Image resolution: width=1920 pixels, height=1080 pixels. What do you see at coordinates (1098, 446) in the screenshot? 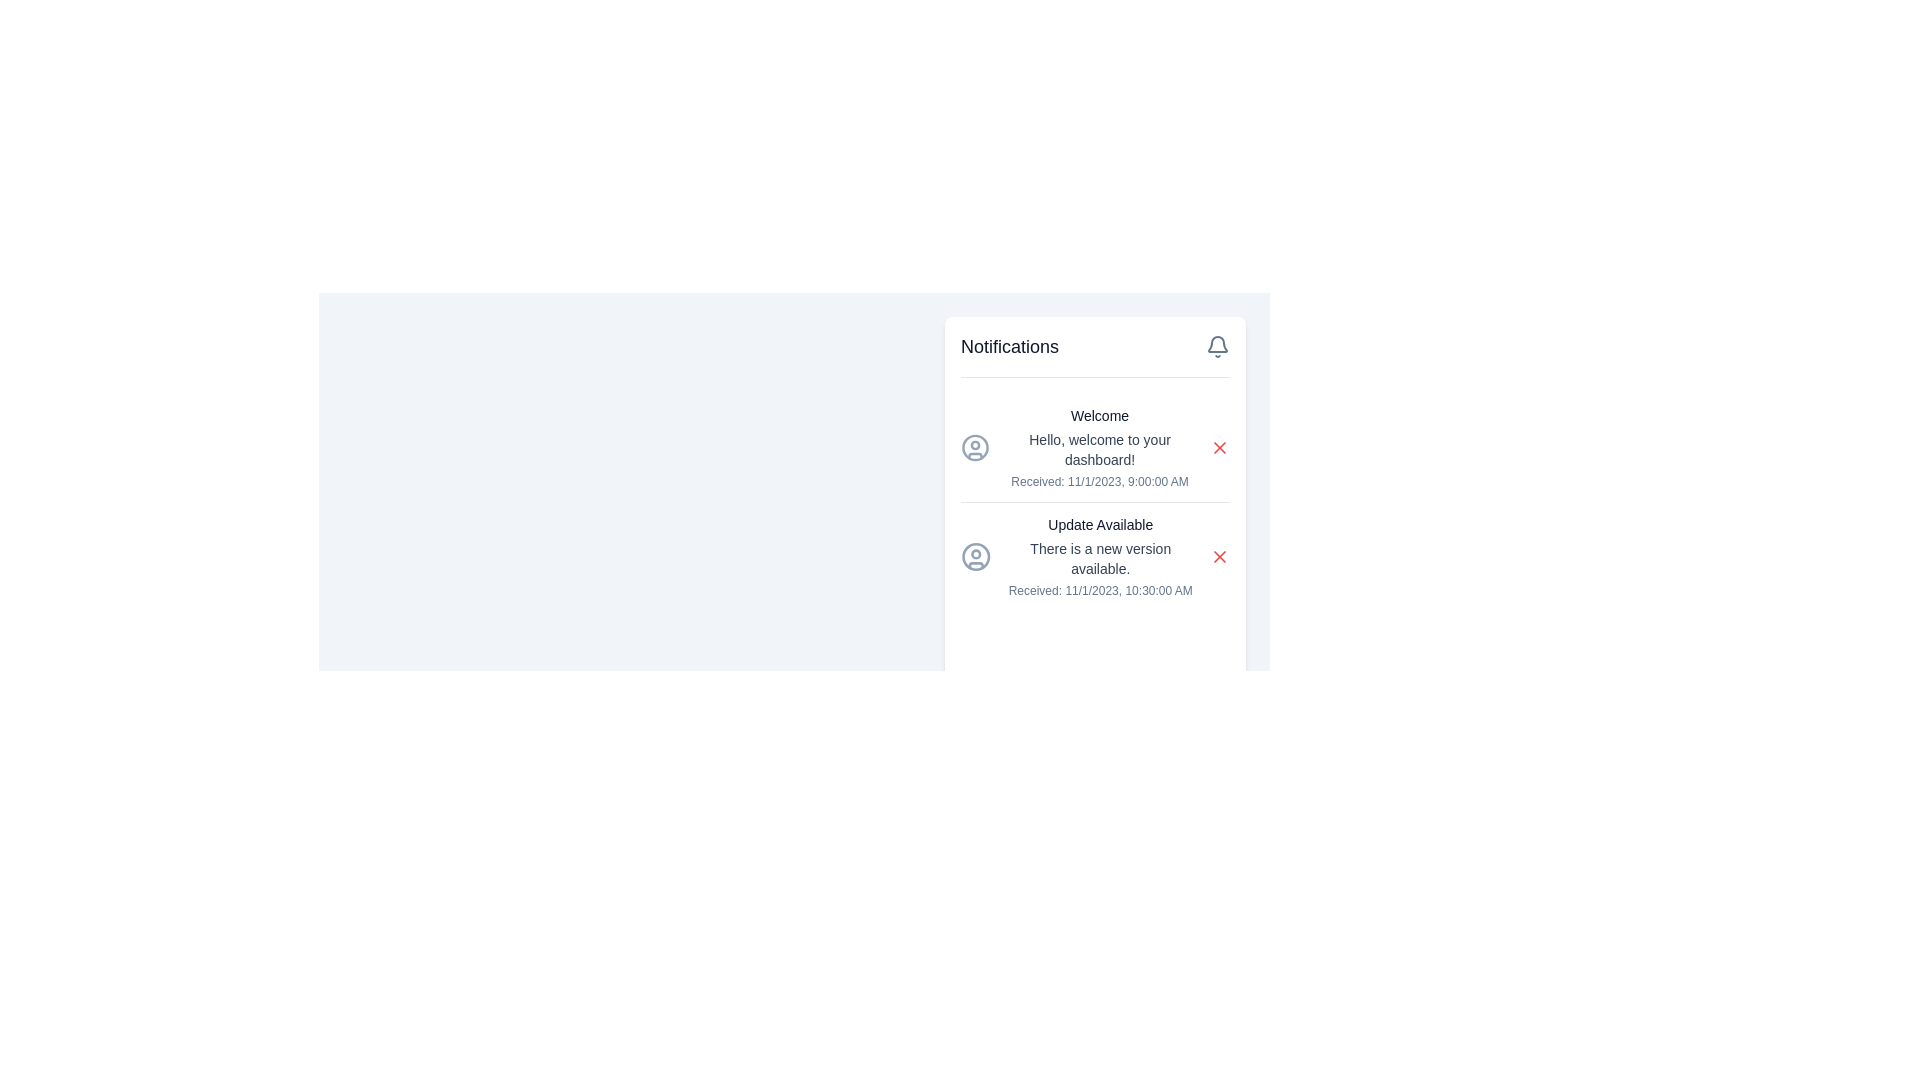
I see `the text group notification that includes the heading 'Welcome', the message 'Hello, welcome to your dashboard!', and the timestamp 'Received: 11/1/2023, 9:00:00 AM'` at bounding box center [1098, 446].